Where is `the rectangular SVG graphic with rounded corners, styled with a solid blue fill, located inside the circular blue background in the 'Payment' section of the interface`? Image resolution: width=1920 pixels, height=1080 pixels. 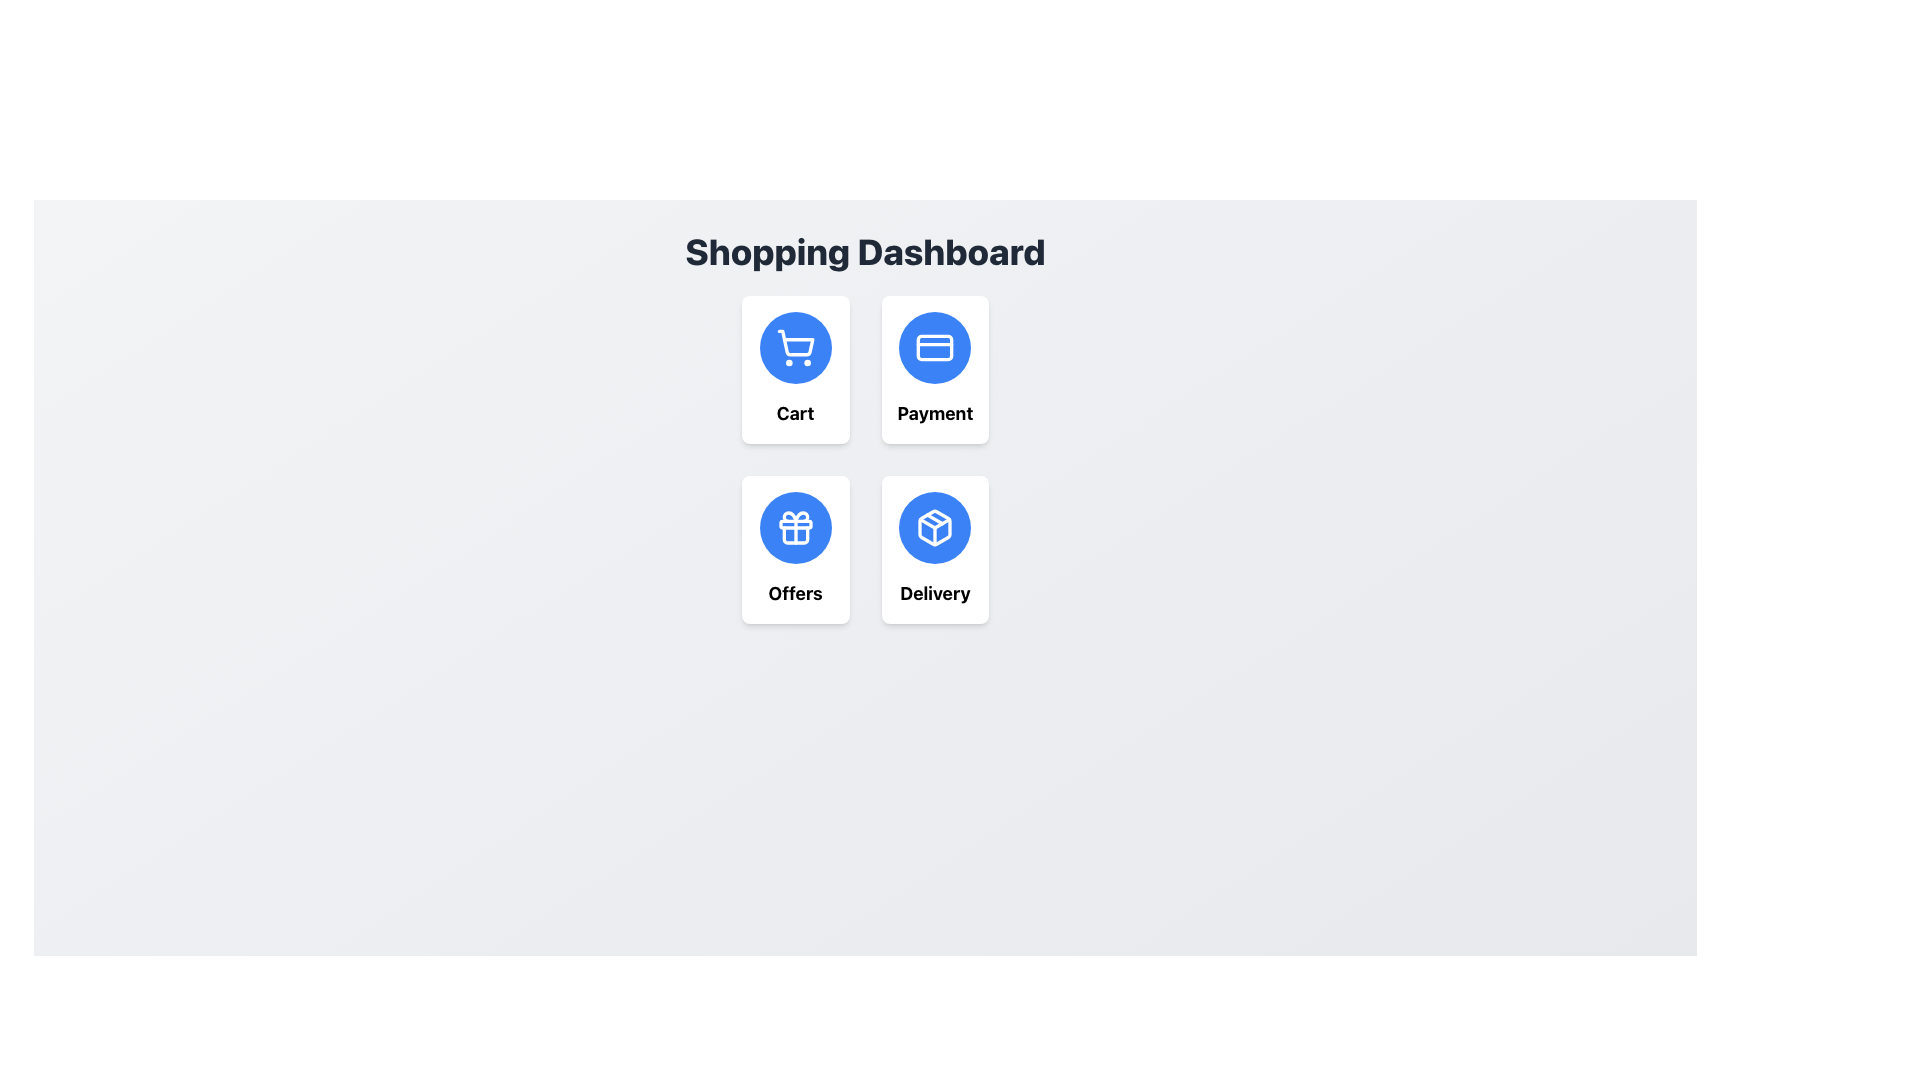
the rectangular SVG graphic with rounded corners, styled with a solid blue fill, located inside the circular blue background in the 'Payment' section of the interface is located at coordinates (934, 346).